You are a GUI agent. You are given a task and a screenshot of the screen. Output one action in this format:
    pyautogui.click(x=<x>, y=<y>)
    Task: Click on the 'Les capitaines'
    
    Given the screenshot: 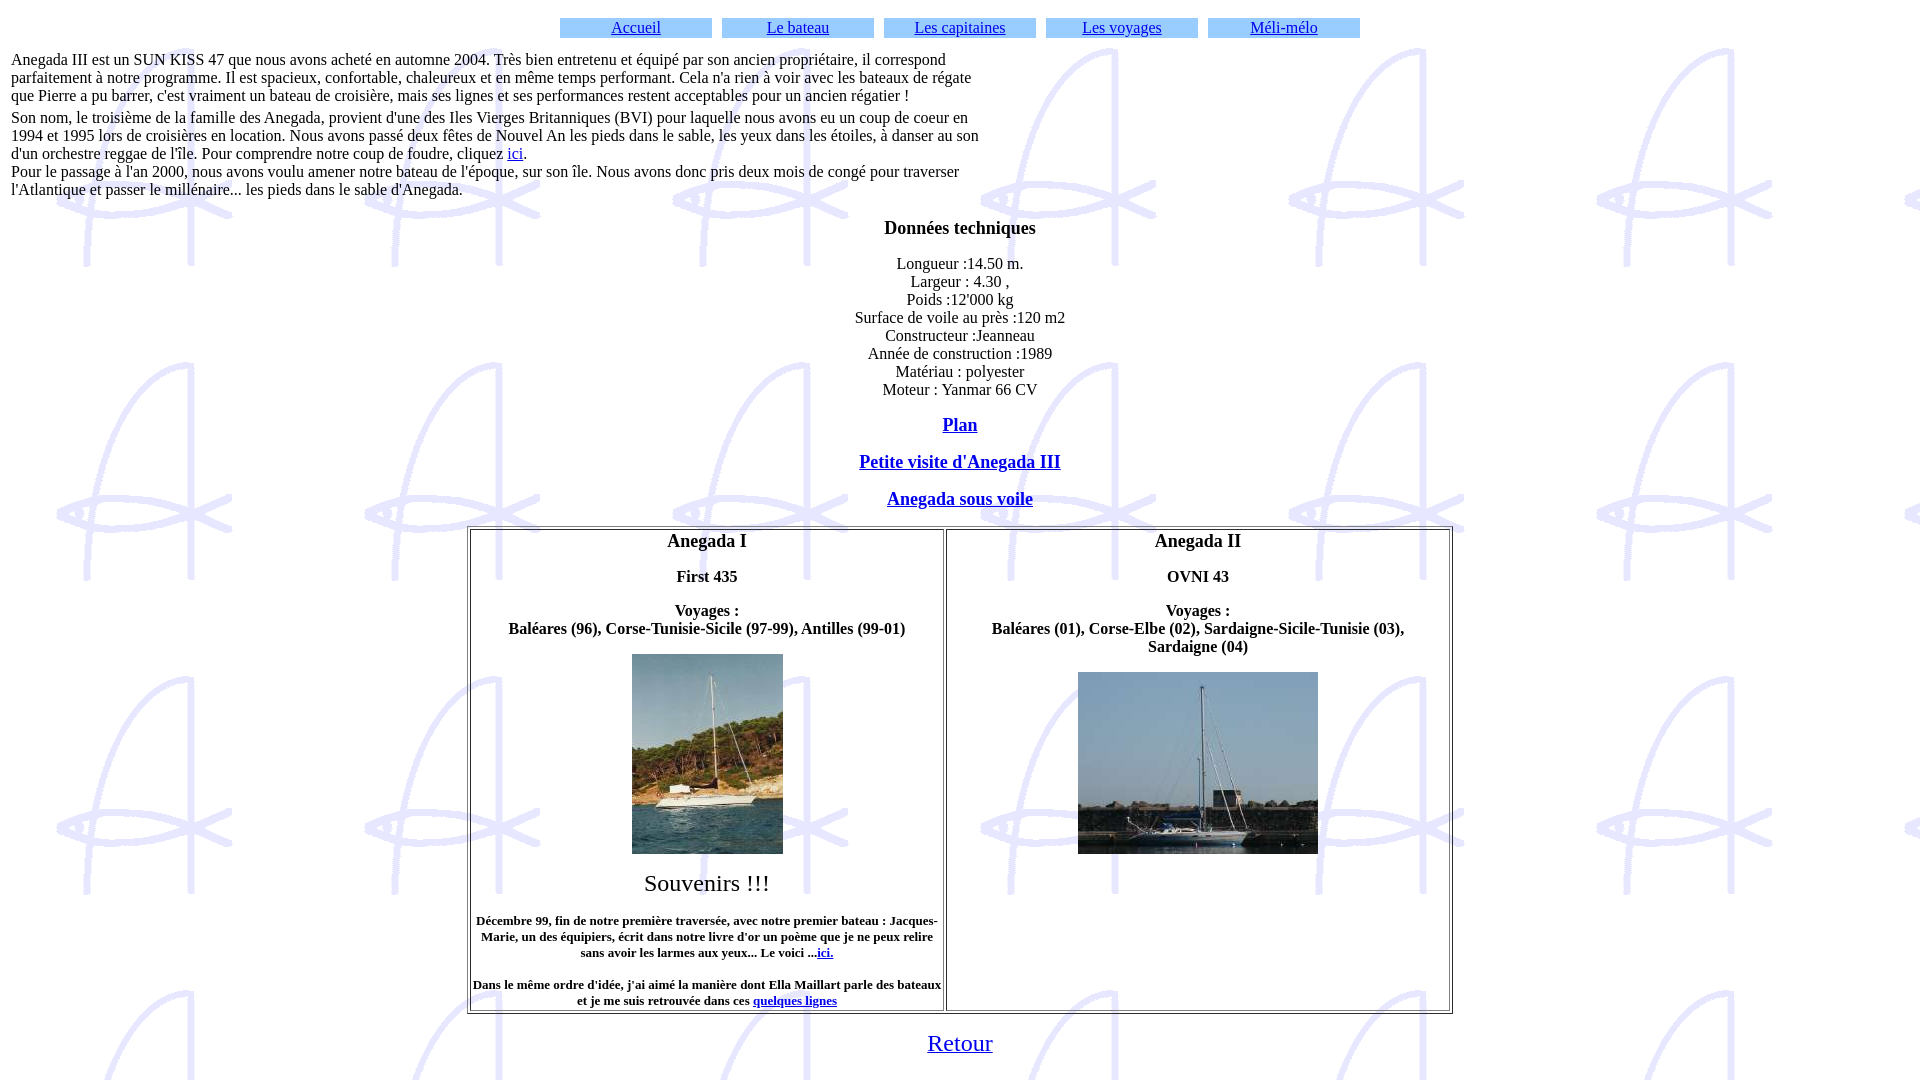 What is the action you would take?
    pyautogui.click(x=958, y=27)
    